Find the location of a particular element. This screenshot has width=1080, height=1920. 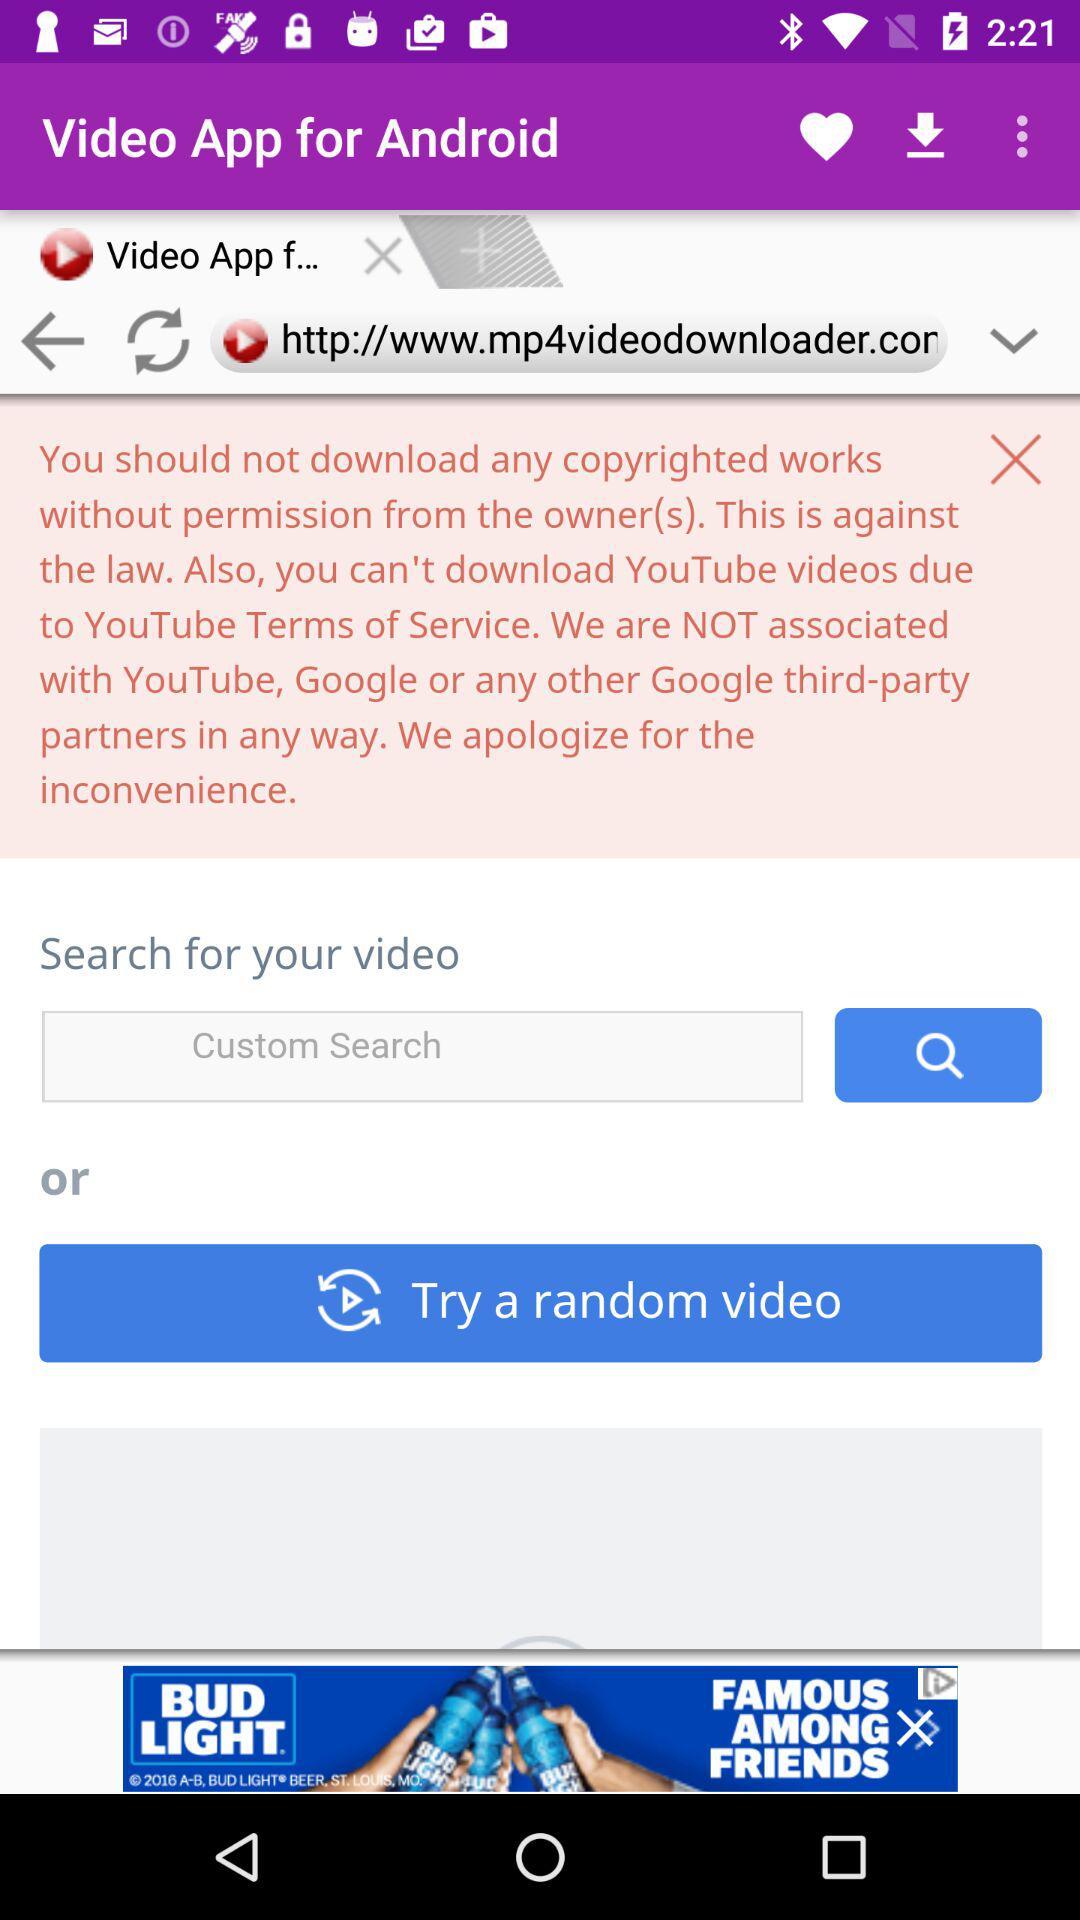

the expand_more icon is located at coordinates (1014, 341).